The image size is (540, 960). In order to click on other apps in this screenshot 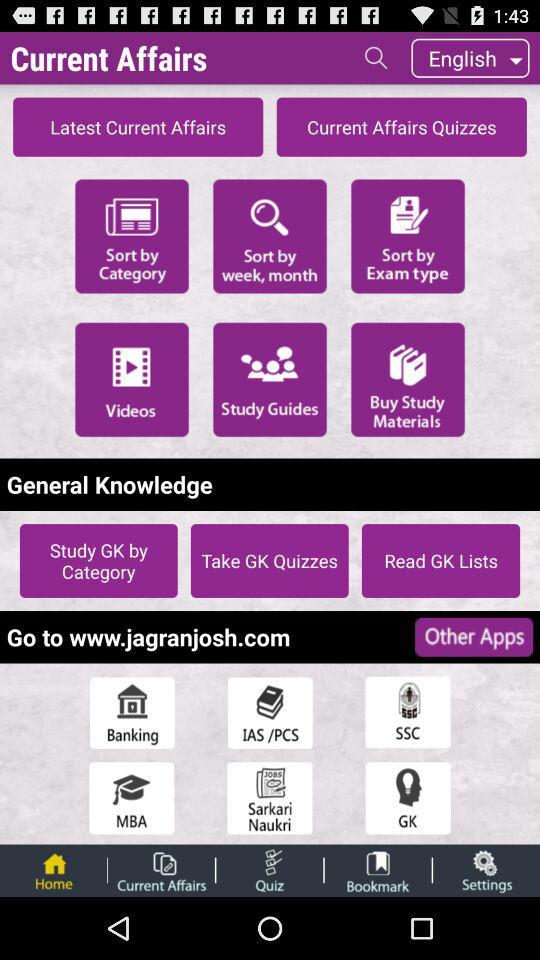, I will do `click(473, 636)`.